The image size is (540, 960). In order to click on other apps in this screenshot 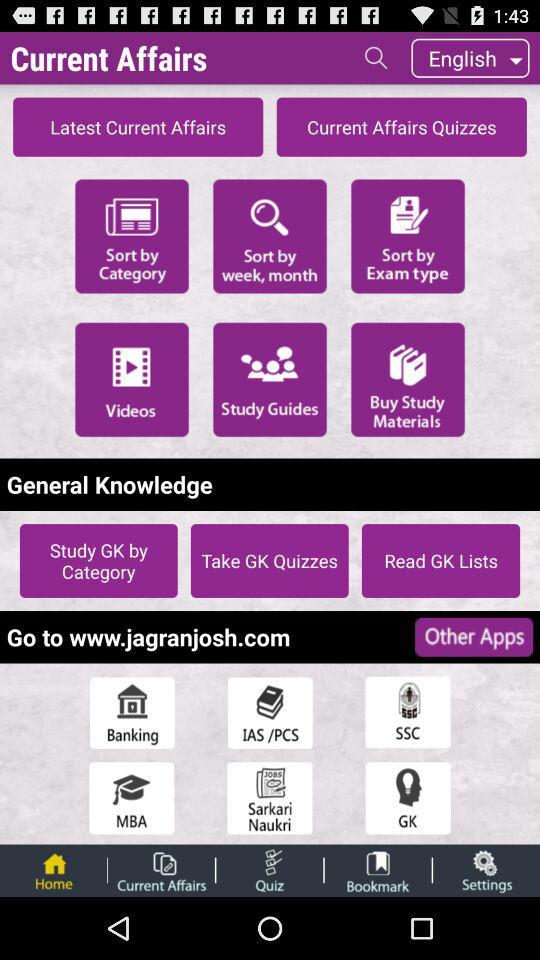, I will do `click(473, 636)`.